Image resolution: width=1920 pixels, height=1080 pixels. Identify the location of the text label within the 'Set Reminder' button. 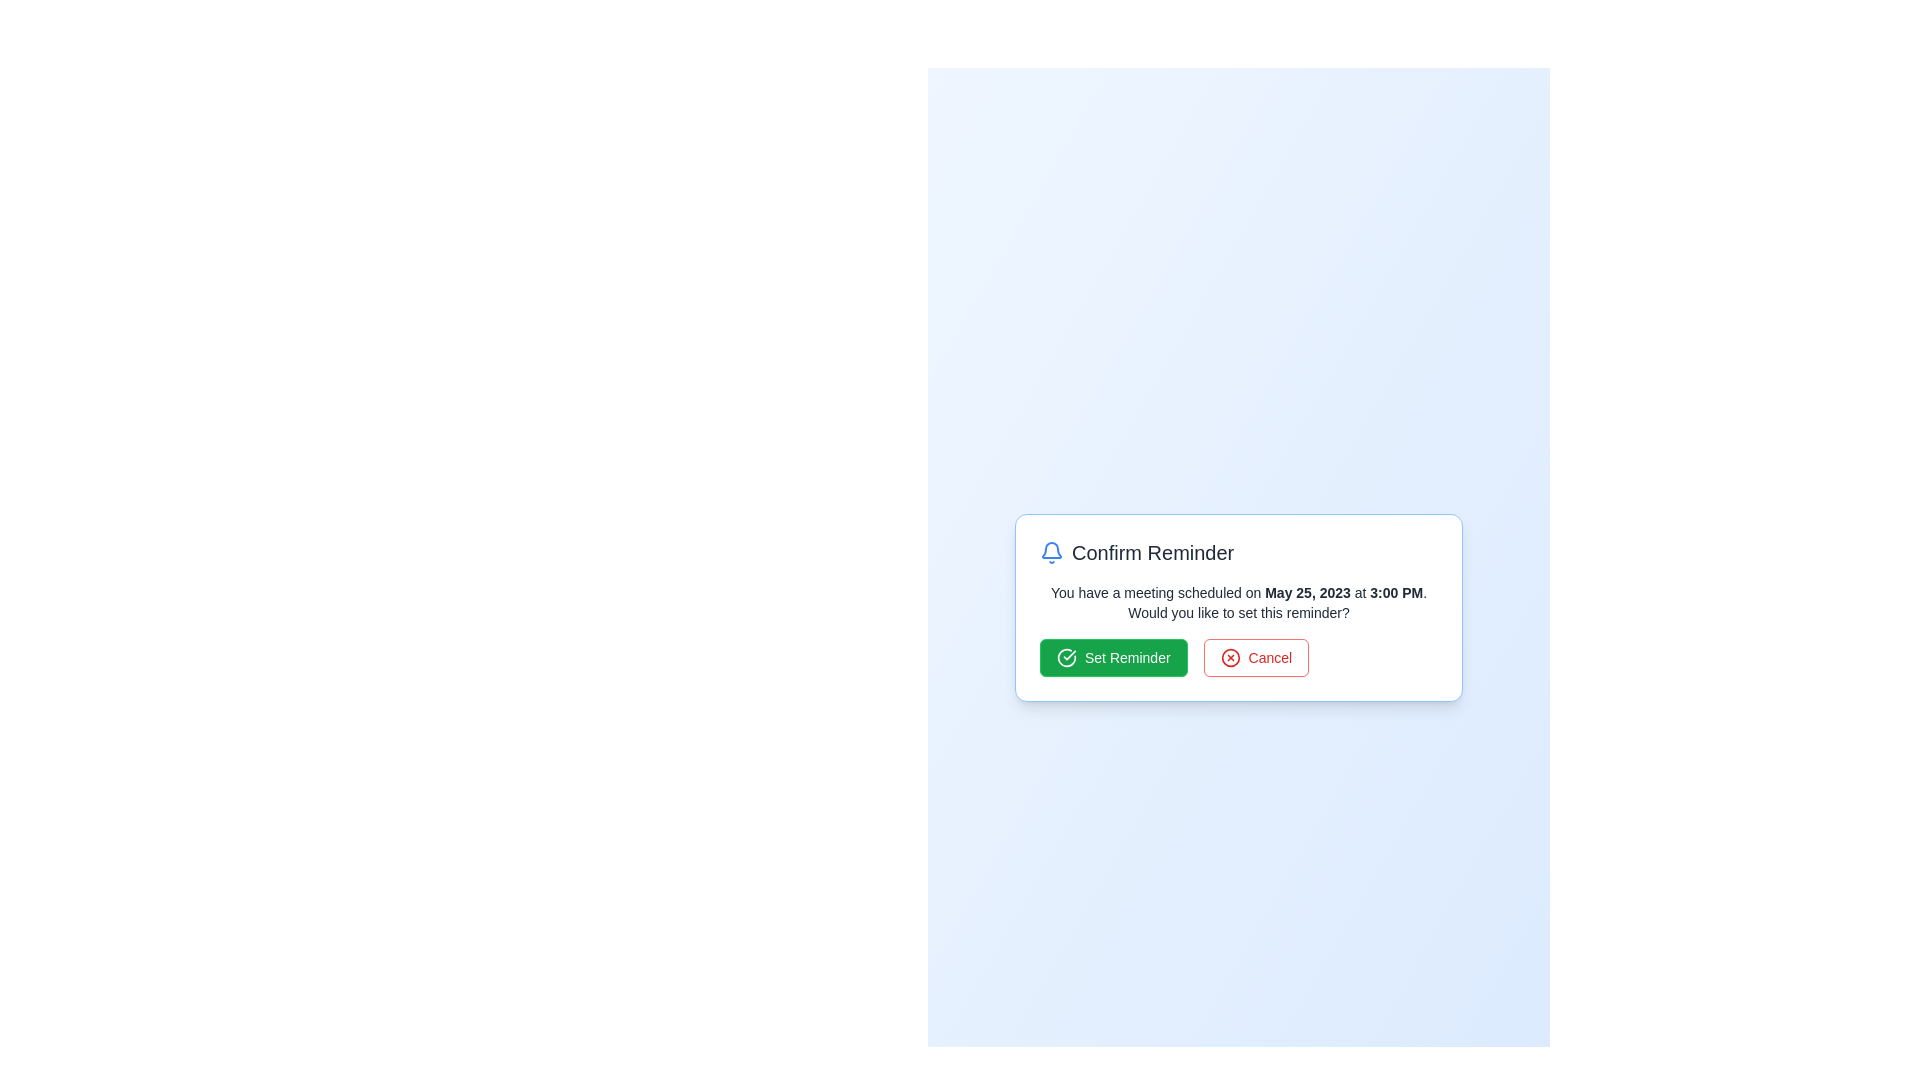
(1127, 658).